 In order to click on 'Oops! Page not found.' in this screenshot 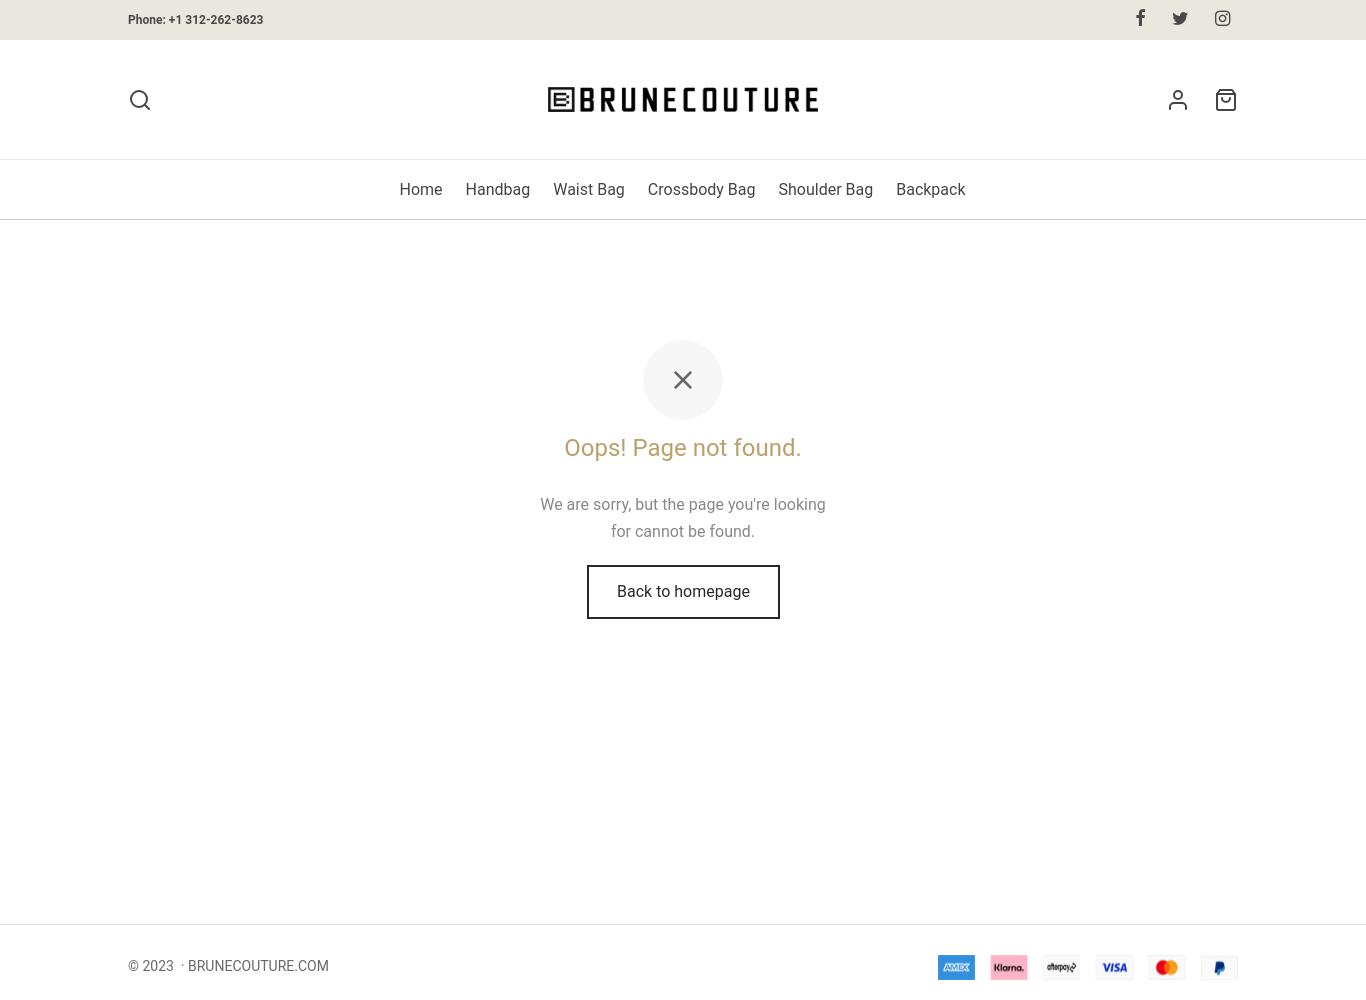, I will do `click(681, 447)`.